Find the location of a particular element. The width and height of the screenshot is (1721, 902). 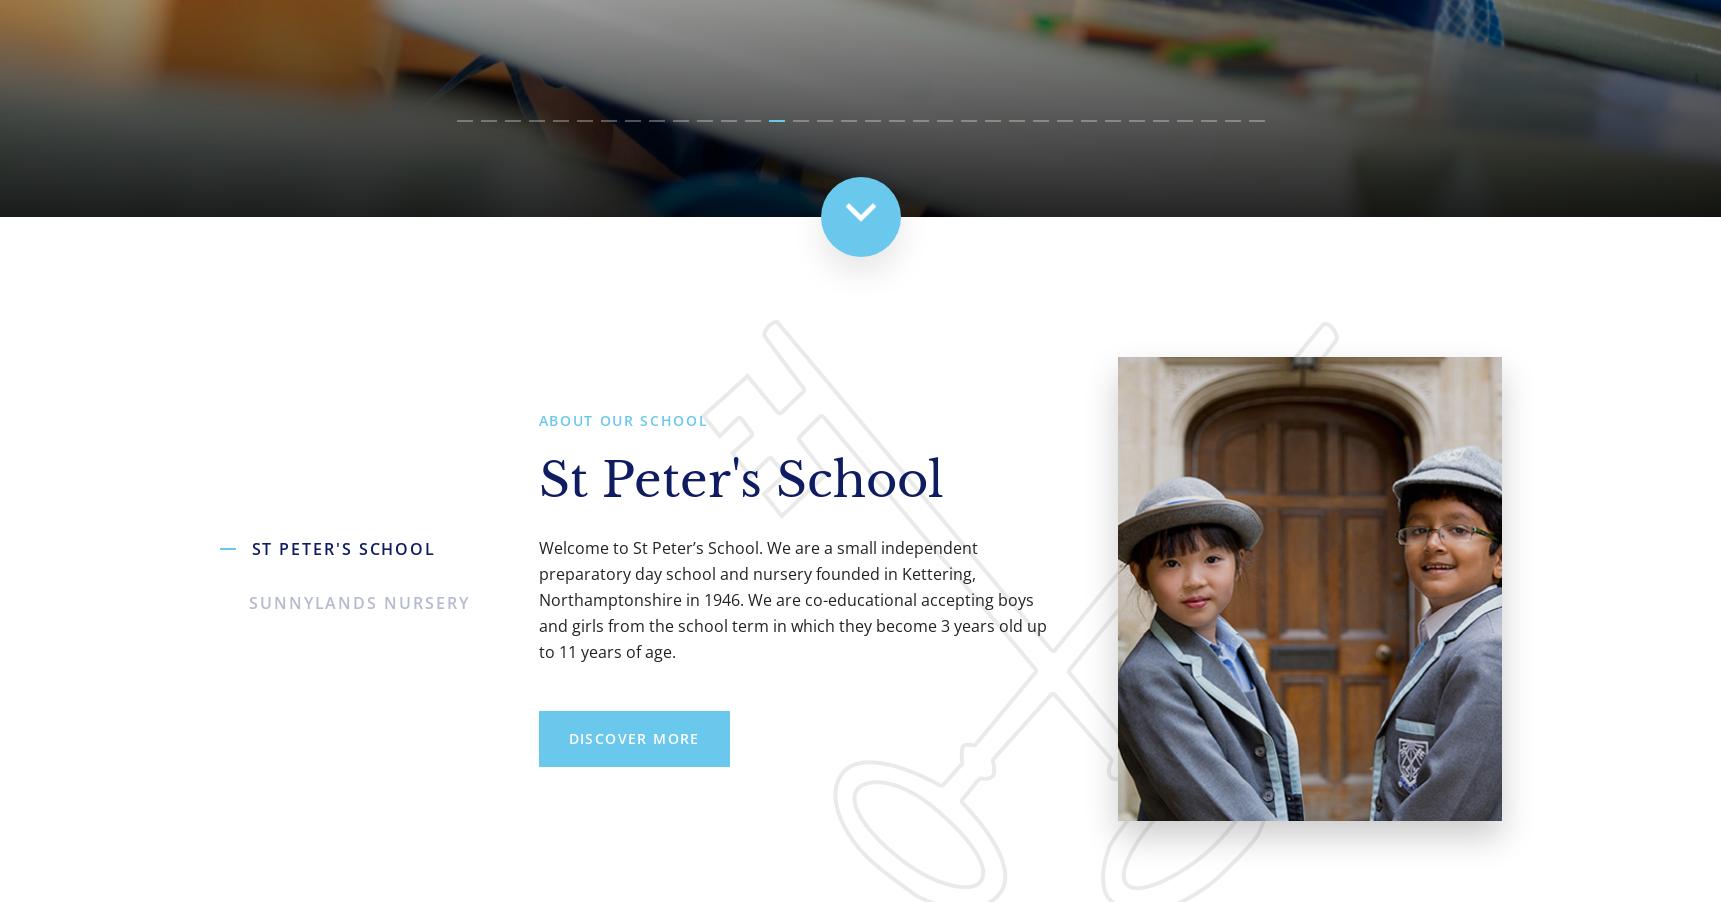

'Welcome to Sunnylands Nursery.  We are a small, independent nursery founded in Kettering, Northamptonshire. We are co-educational accepting boys and girls from the school term in which they become 3 years old in the stunning grounds of St Peter's School.' is located at coordinates (790, 599).